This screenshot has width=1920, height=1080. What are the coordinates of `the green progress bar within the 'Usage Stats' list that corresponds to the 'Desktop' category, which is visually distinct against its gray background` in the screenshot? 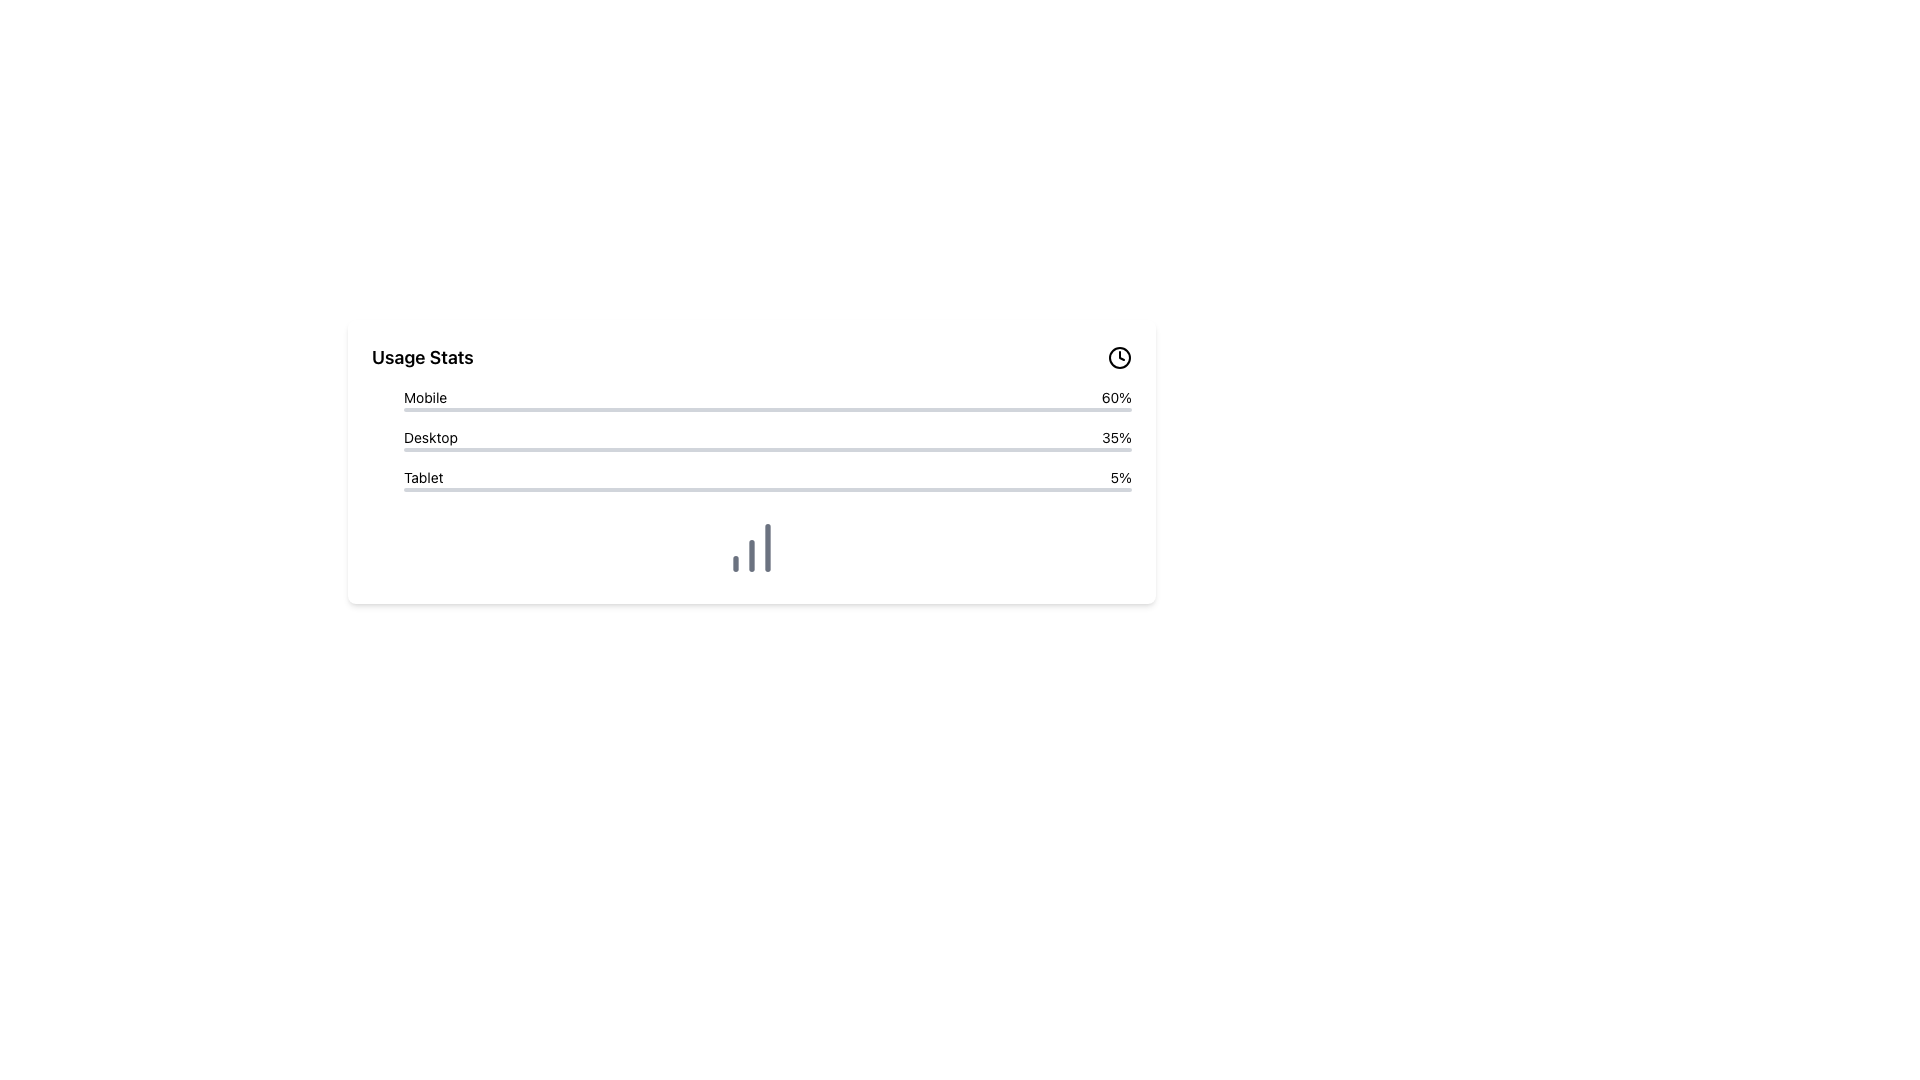 It's located at (531, 450).